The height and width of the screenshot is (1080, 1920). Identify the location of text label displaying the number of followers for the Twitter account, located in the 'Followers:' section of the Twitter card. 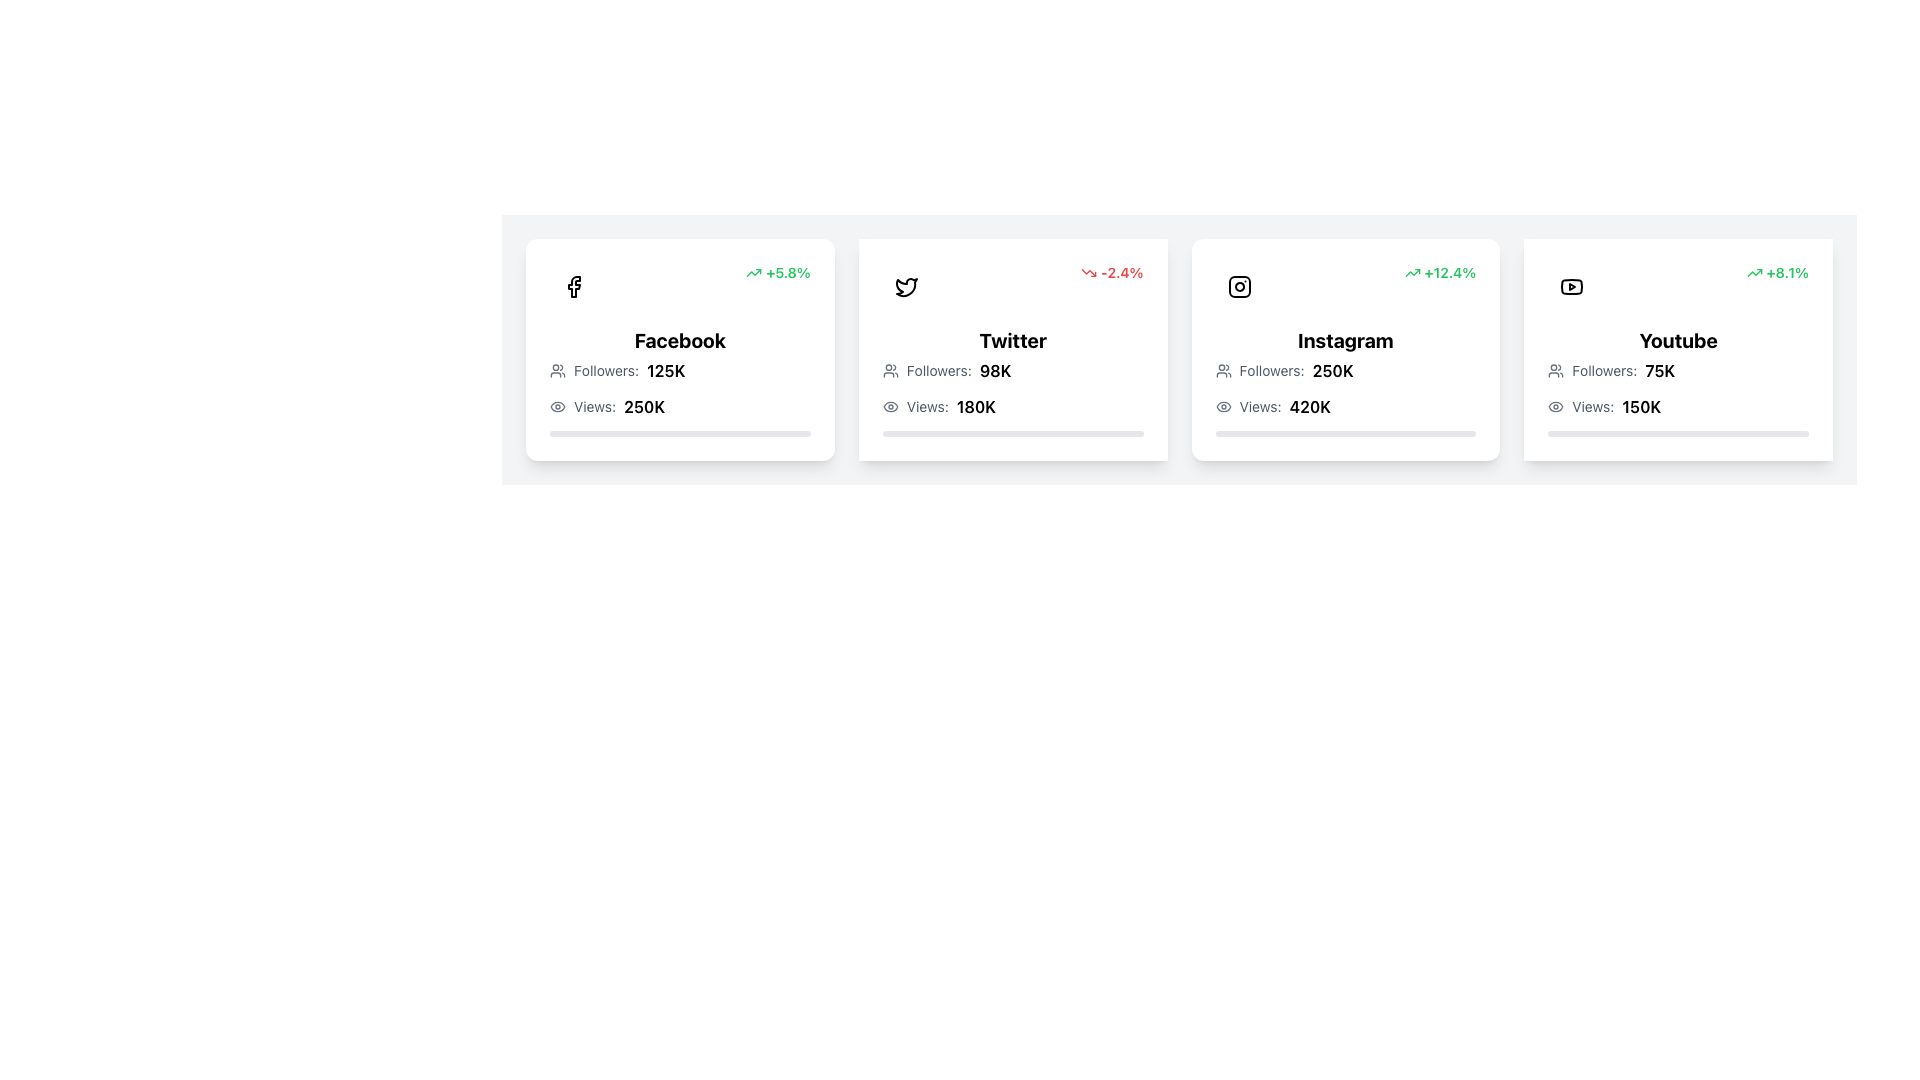
(995, 370).